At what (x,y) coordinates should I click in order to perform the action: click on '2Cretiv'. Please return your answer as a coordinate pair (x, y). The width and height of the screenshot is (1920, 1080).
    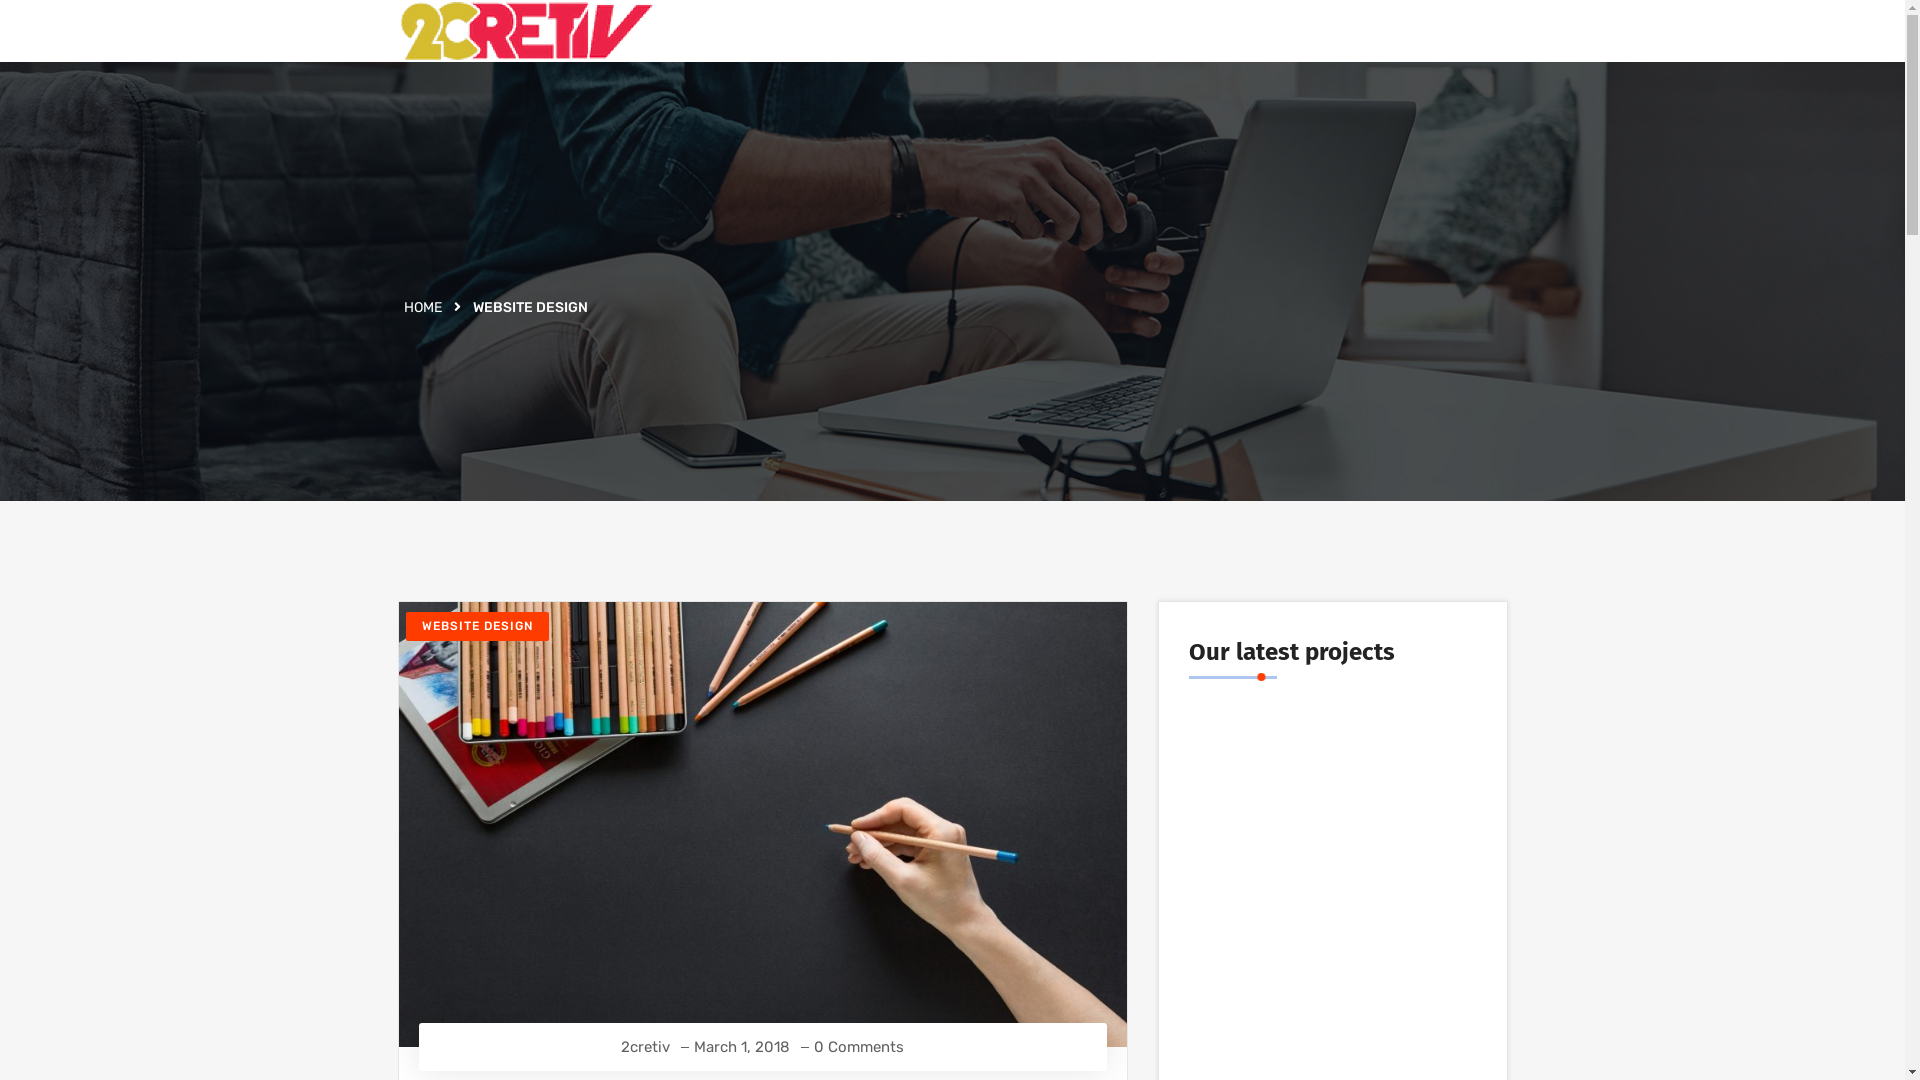
    Looking at the image, I should click on (525, 30).